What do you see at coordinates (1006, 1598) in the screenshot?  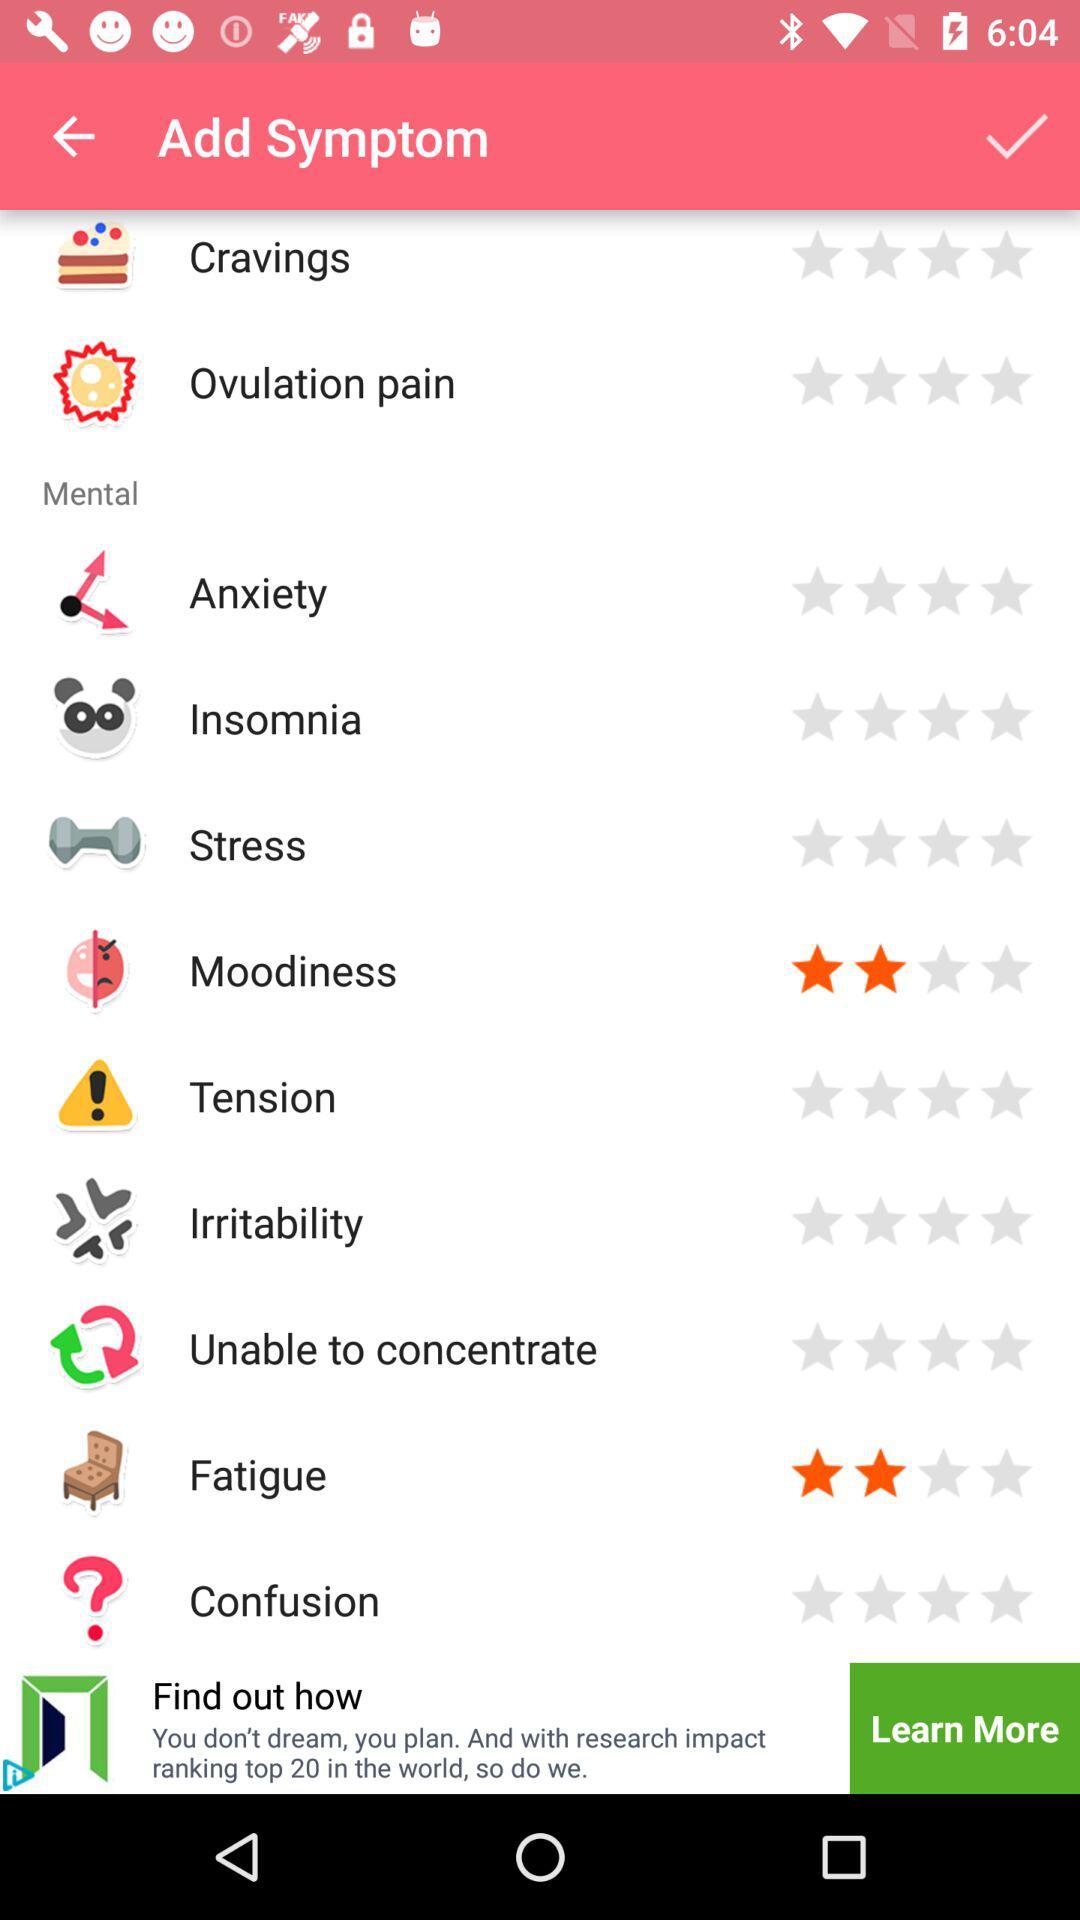 I see `extreme memory loss` at bounding box center [1006, 1598].